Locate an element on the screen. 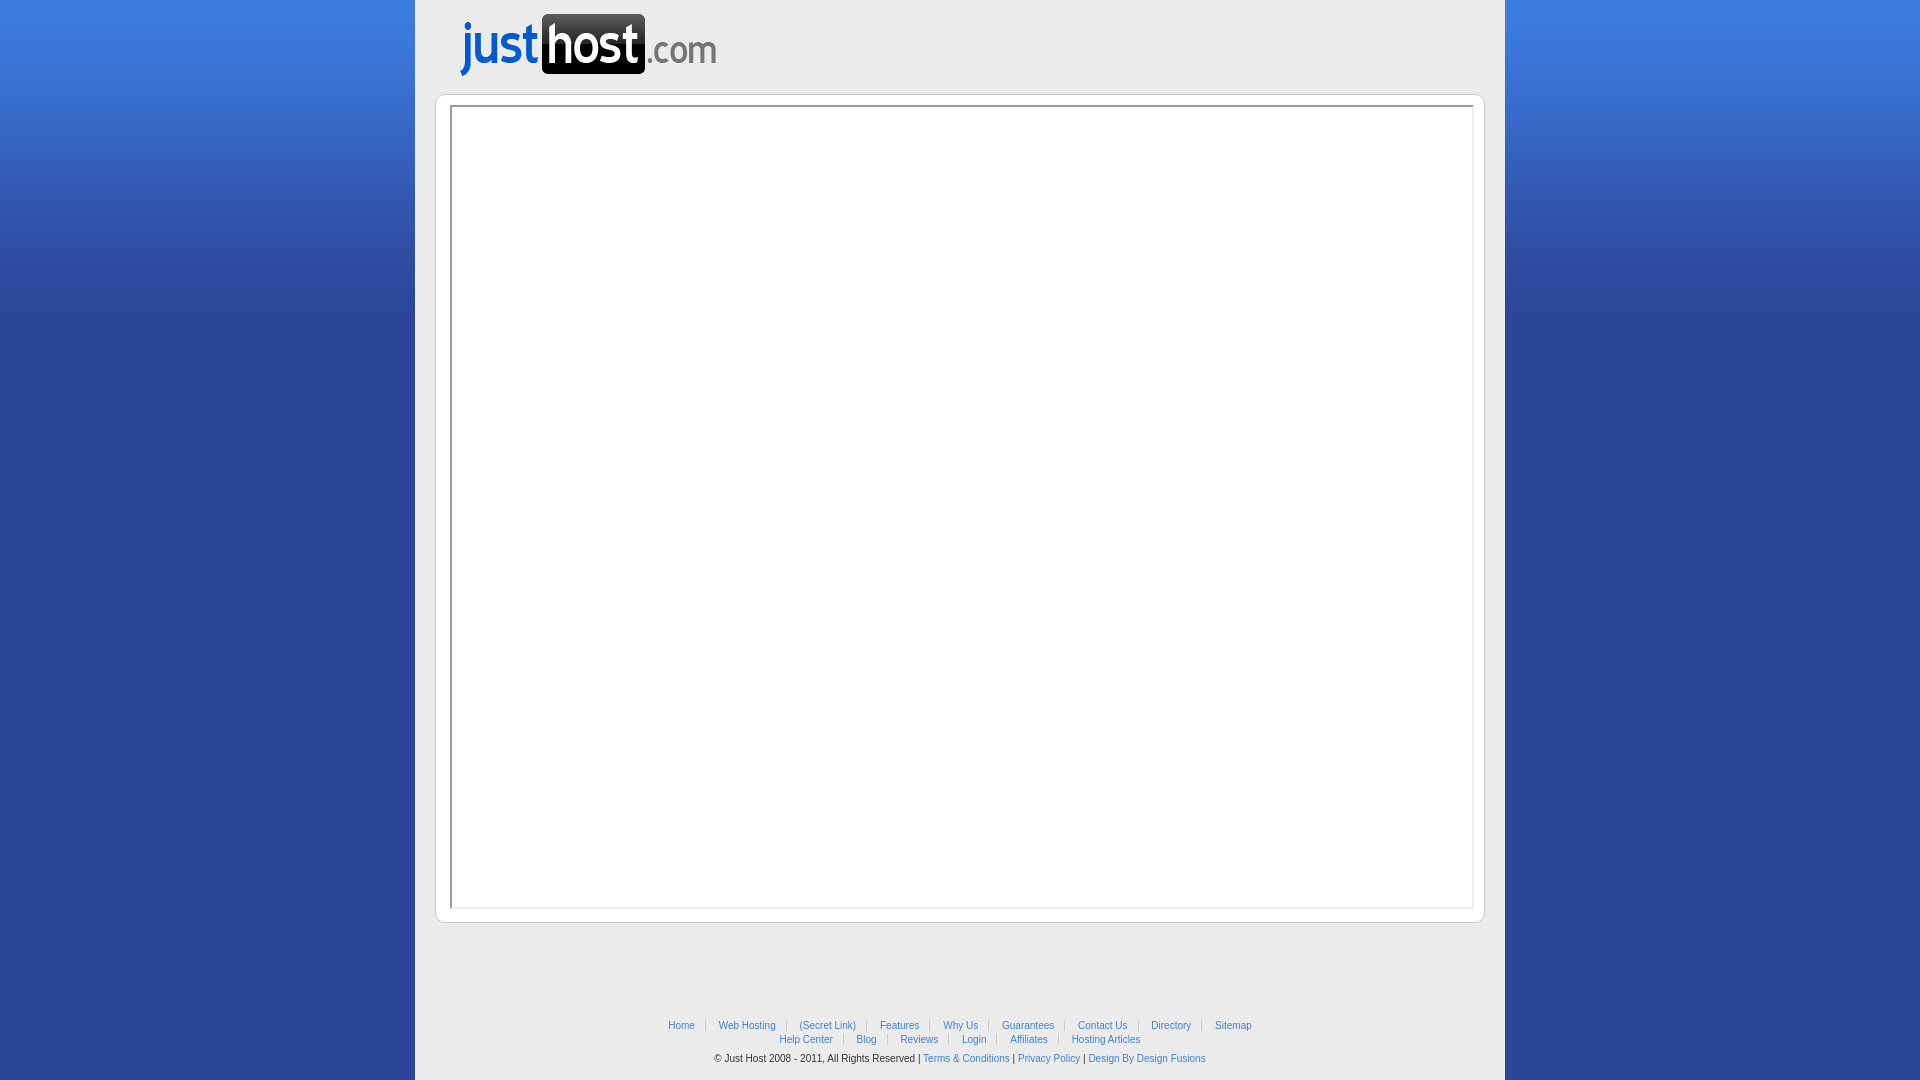 Image resolution: width=1920 pixels, height=1080 pixels. 'Guarantees' is located at coordinates (1002, 1025).